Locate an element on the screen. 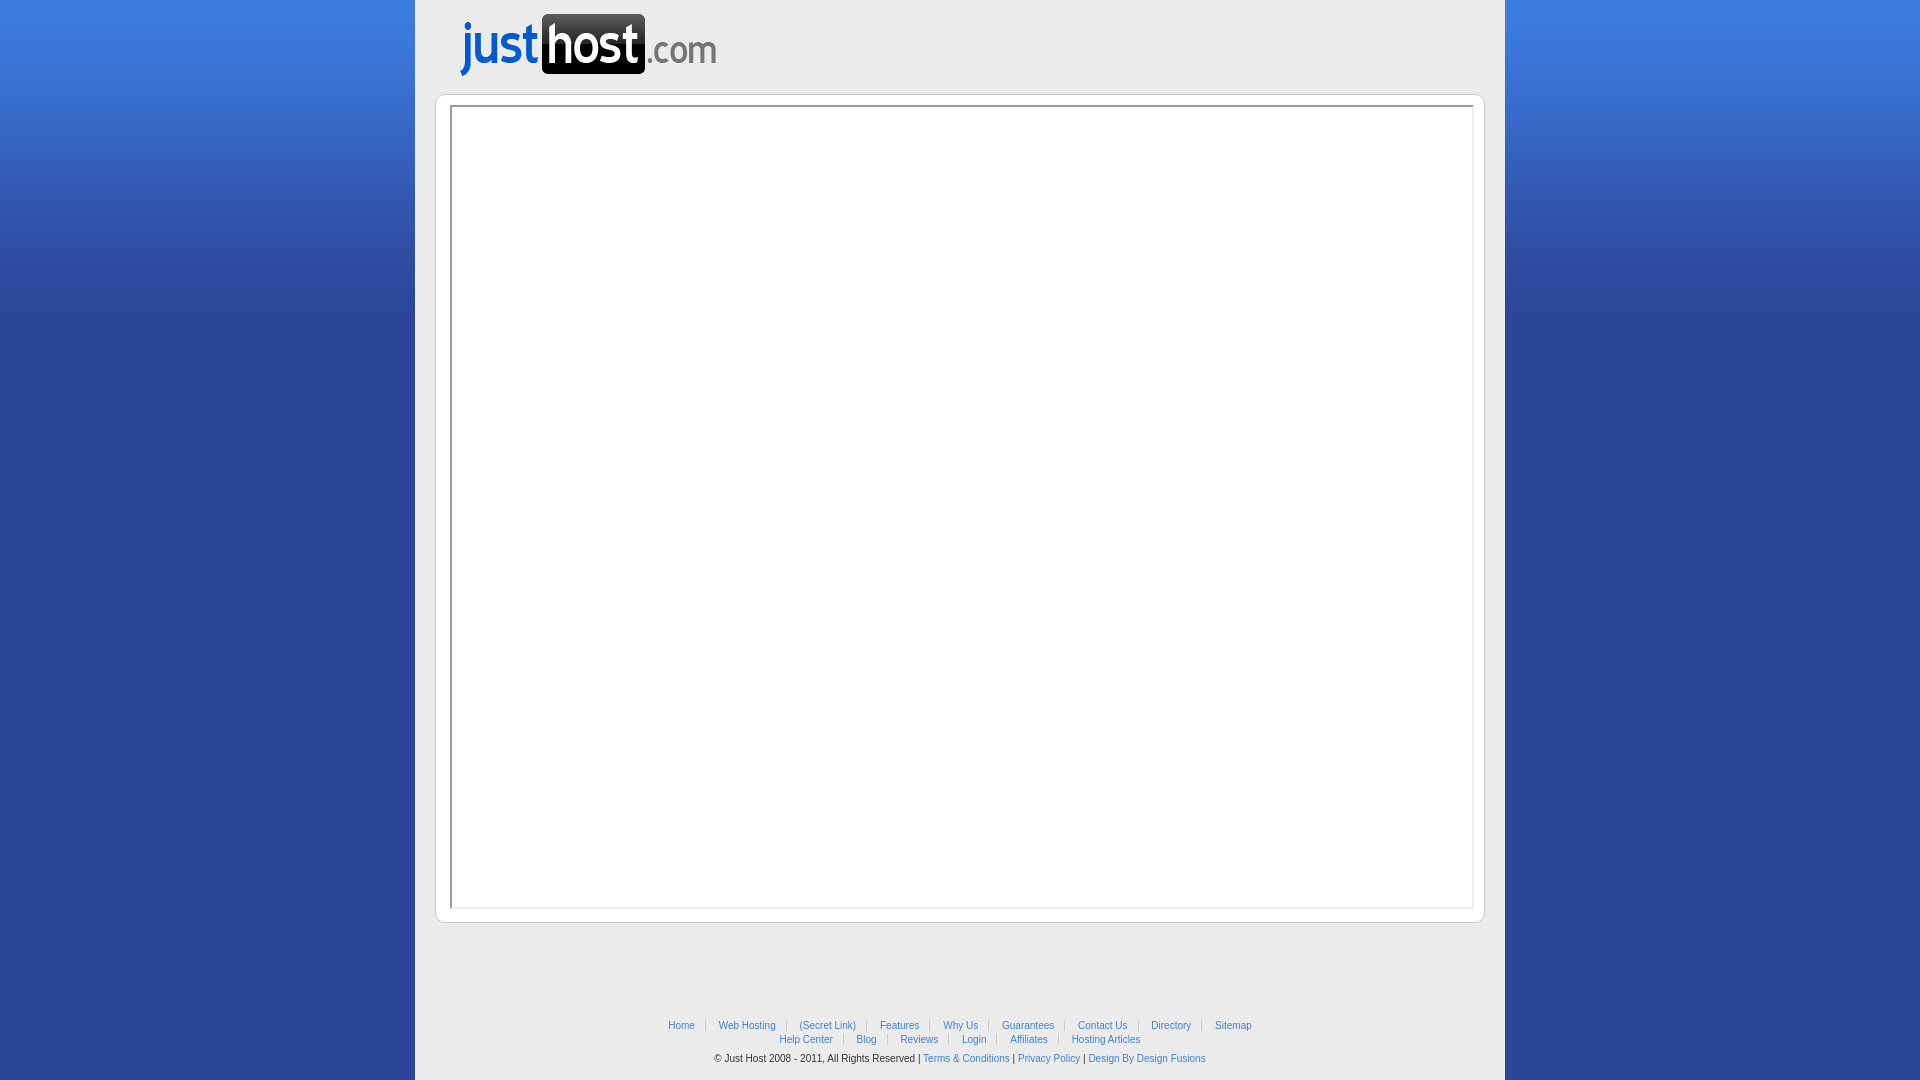 Image resolution: width=1920 pixels, height=1080 pixels. 'Guarantees' is located at coordinates (1002, 1025).